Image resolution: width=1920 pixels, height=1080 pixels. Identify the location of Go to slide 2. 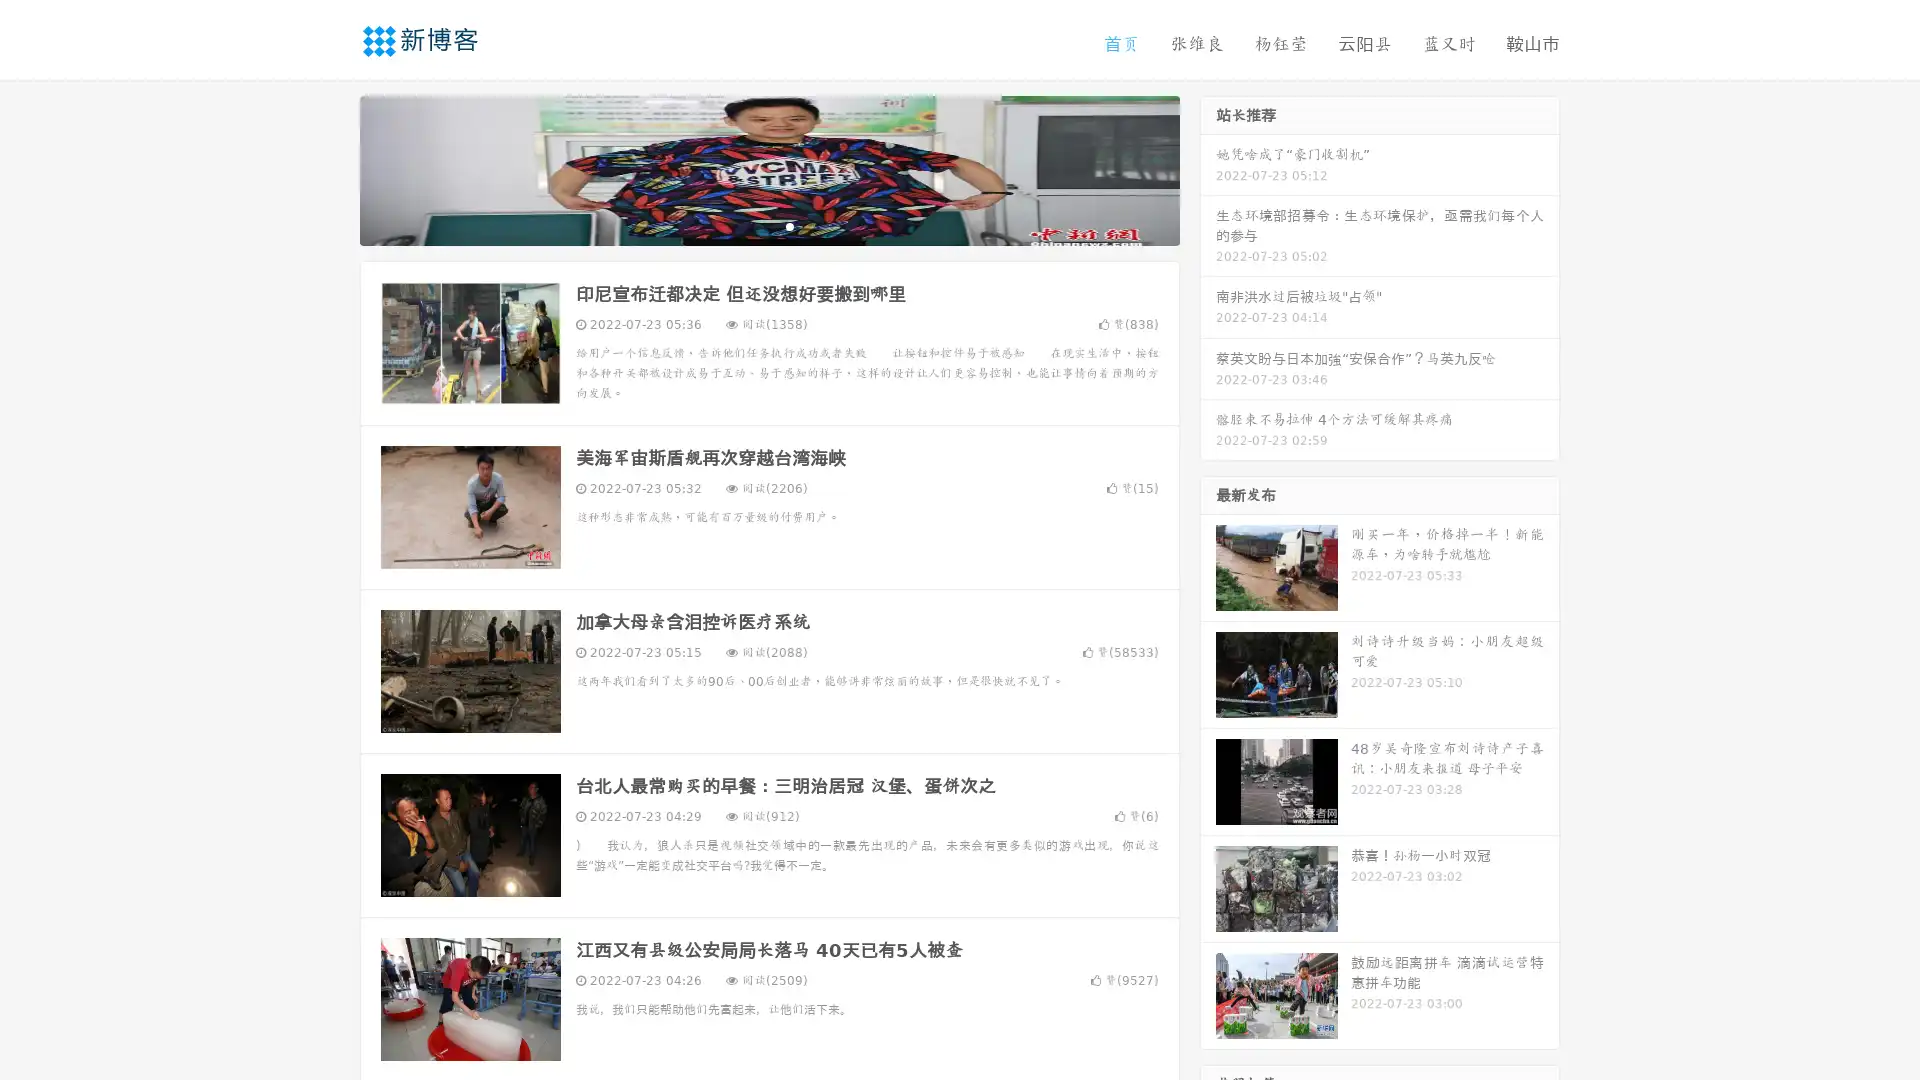
(768, 225).